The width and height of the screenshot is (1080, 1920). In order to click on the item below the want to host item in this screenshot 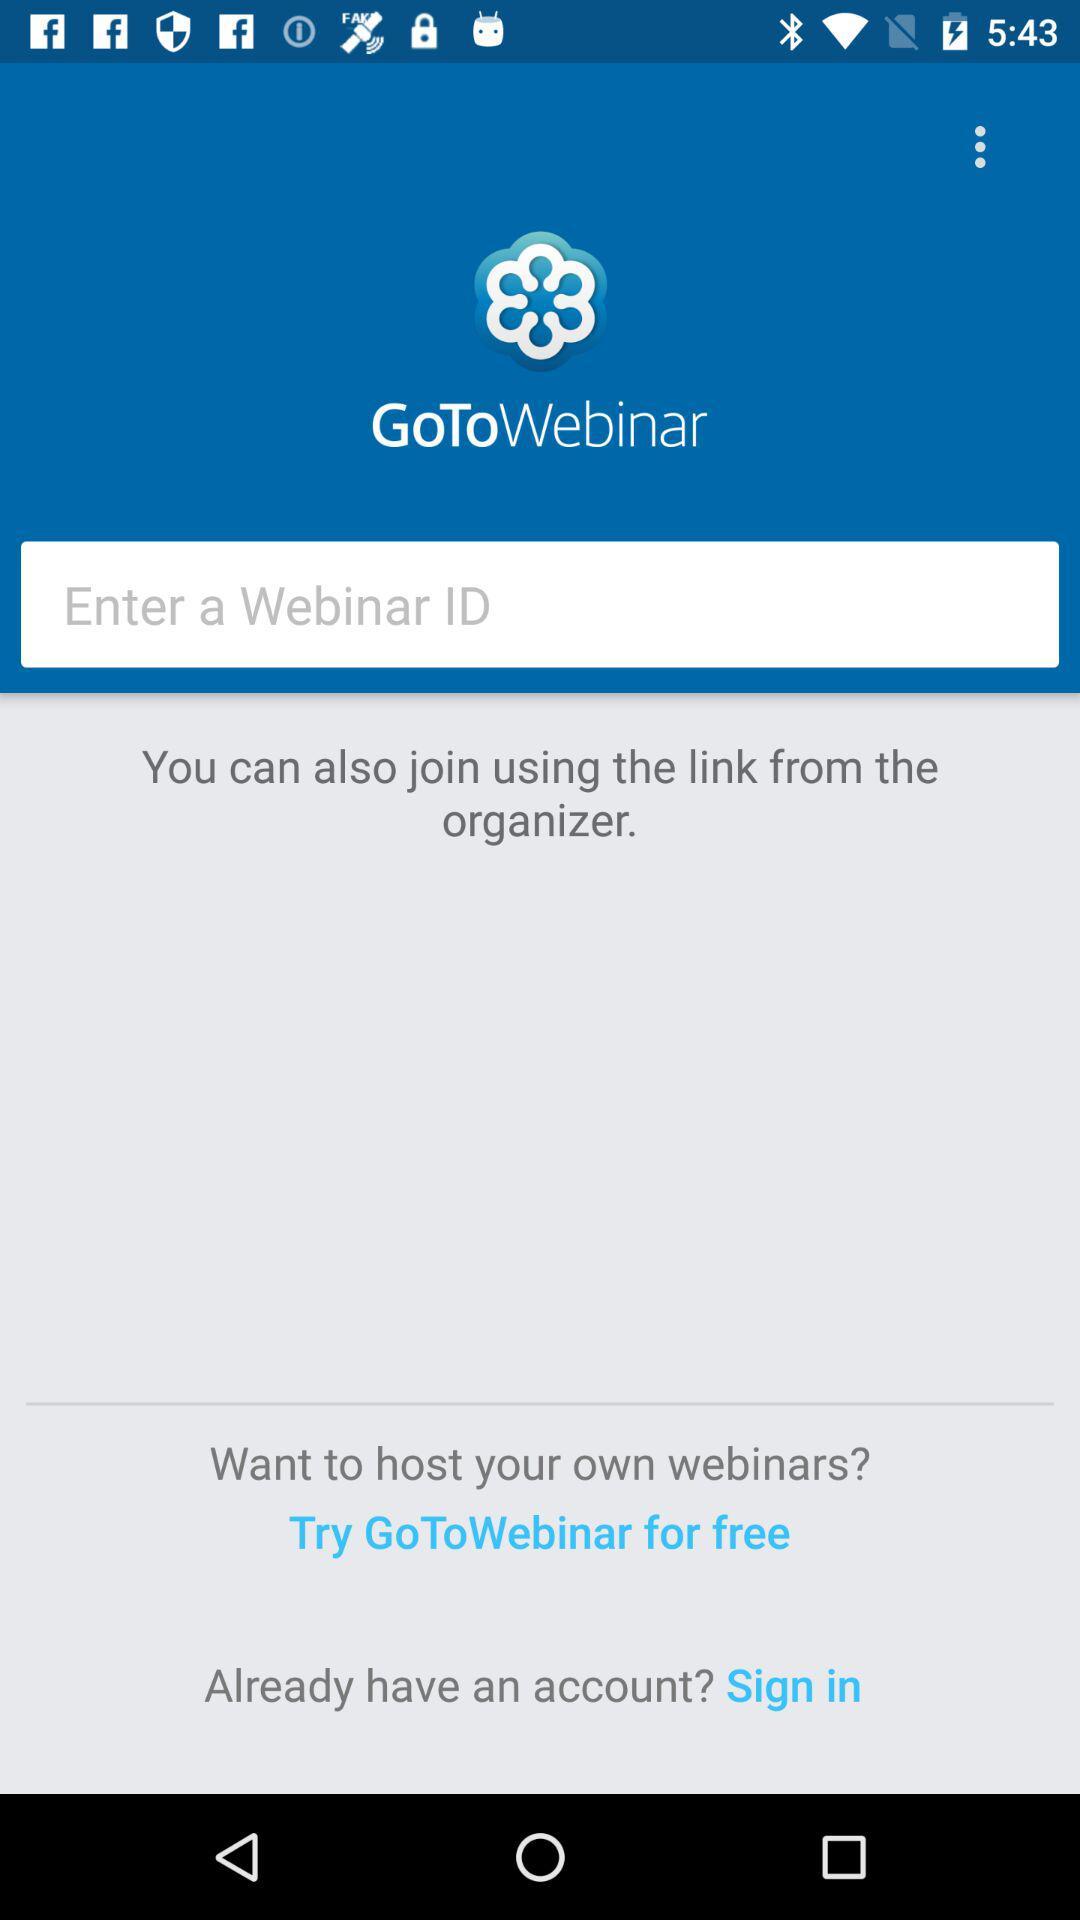, I will do `click(538, 1530)`.